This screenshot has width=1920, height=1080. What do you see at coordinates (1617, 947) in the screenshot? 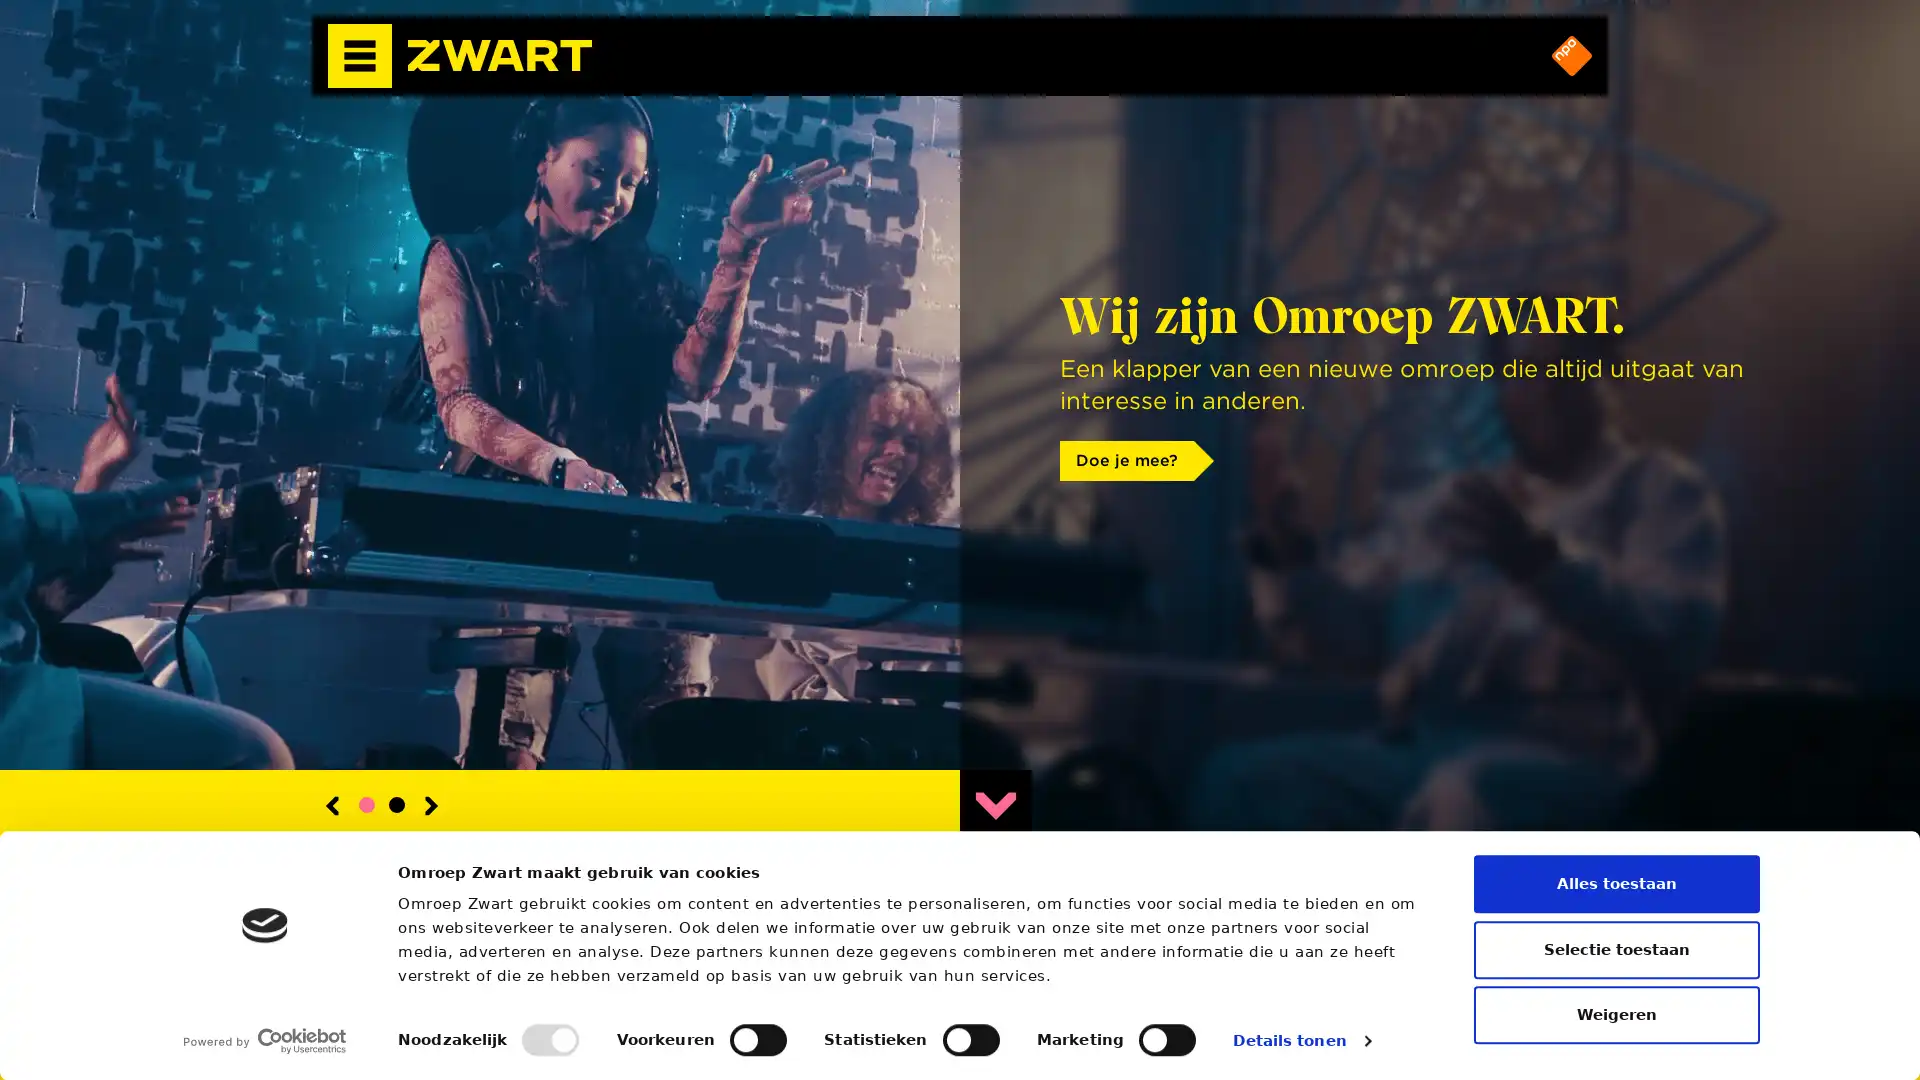
I see `Selectie toestaan` at bounding box center [1617, 947].